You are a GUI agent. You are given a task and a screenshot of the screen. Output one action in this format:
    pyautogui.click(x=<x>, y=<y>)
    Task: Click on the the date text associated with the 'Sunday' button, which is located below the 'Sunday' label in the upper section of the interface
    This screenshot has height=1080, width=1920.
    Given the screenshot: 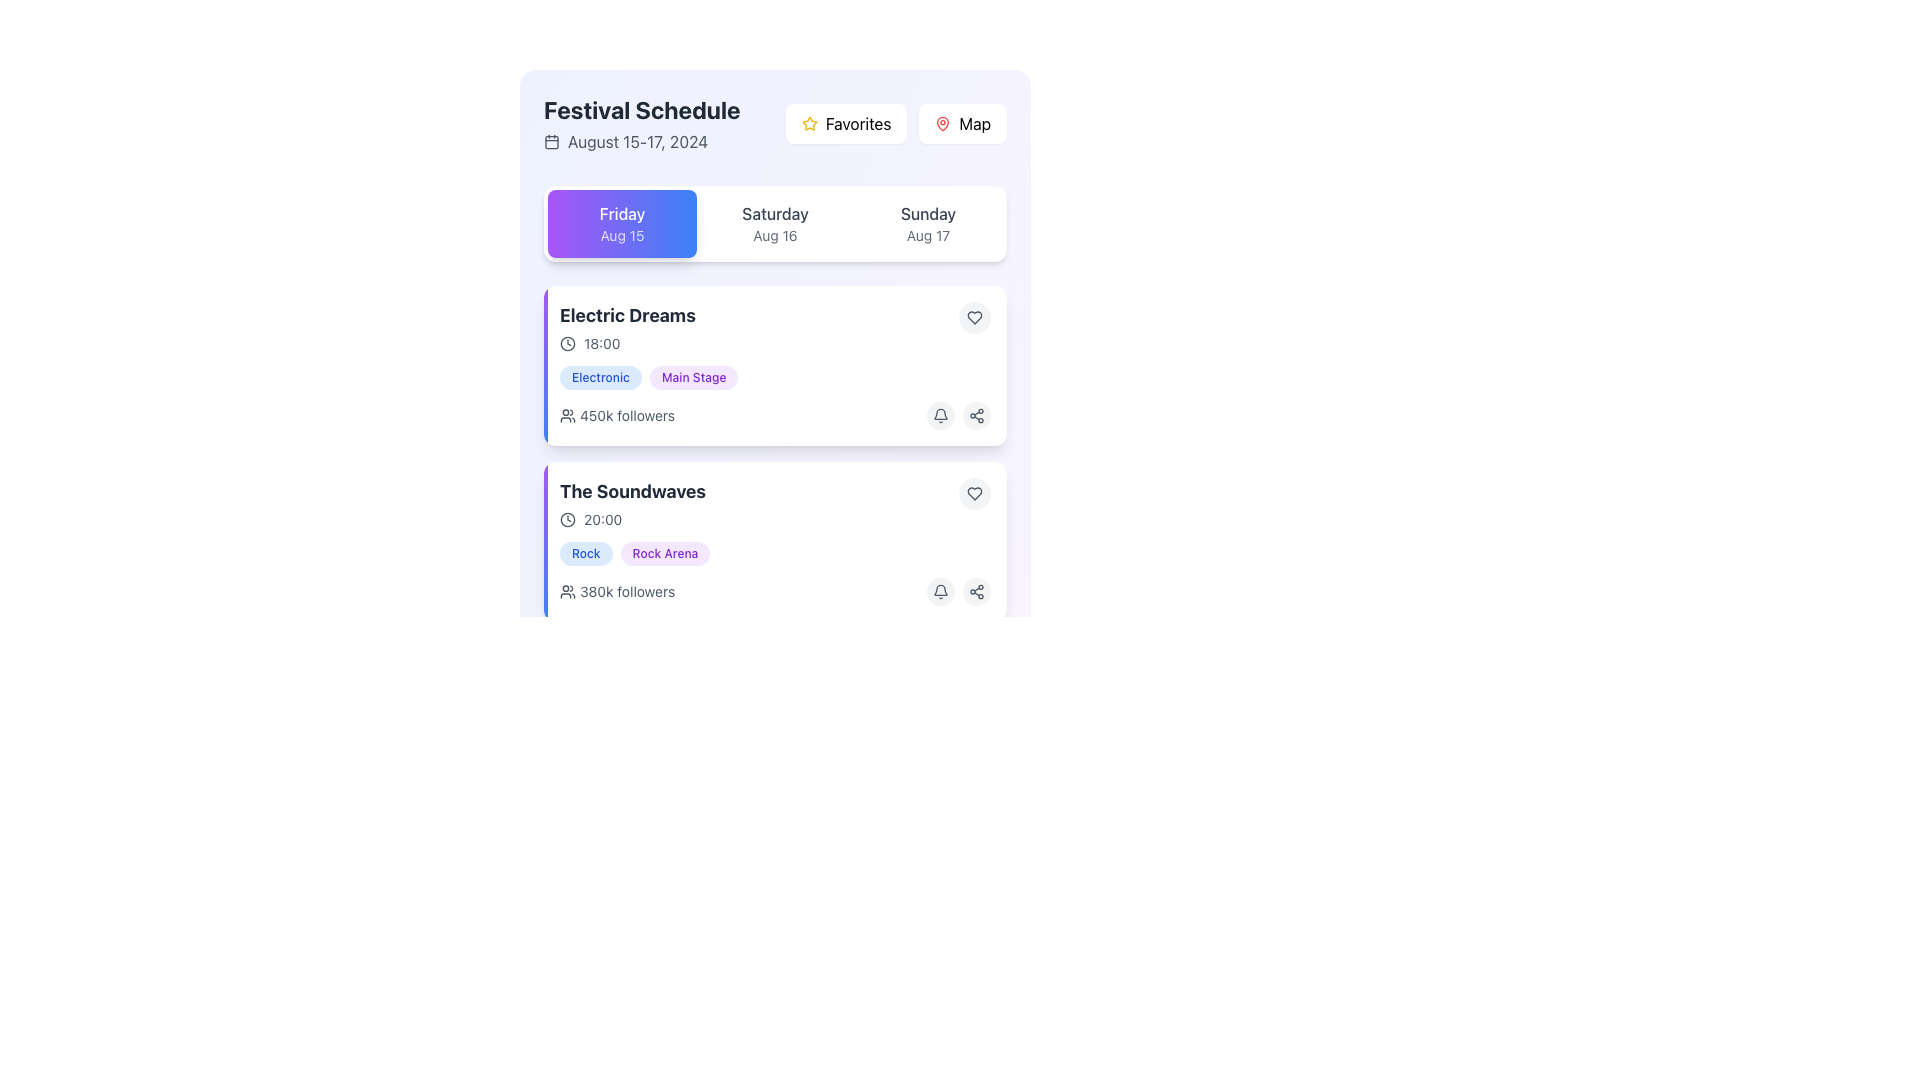 What is the action you would take?
    pyautogui.click(x=927, y=234)
    